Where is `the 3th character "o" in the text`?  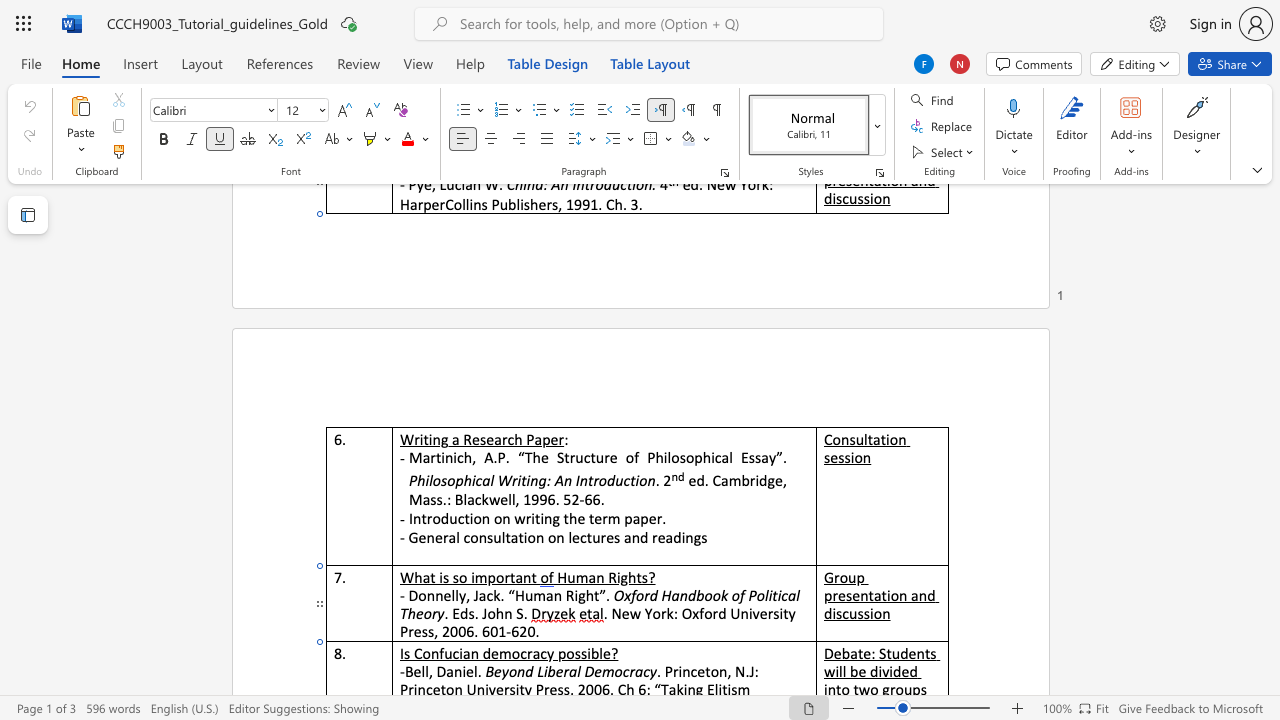 the 3th character "o" in the text is located at coordinates (602, 480).